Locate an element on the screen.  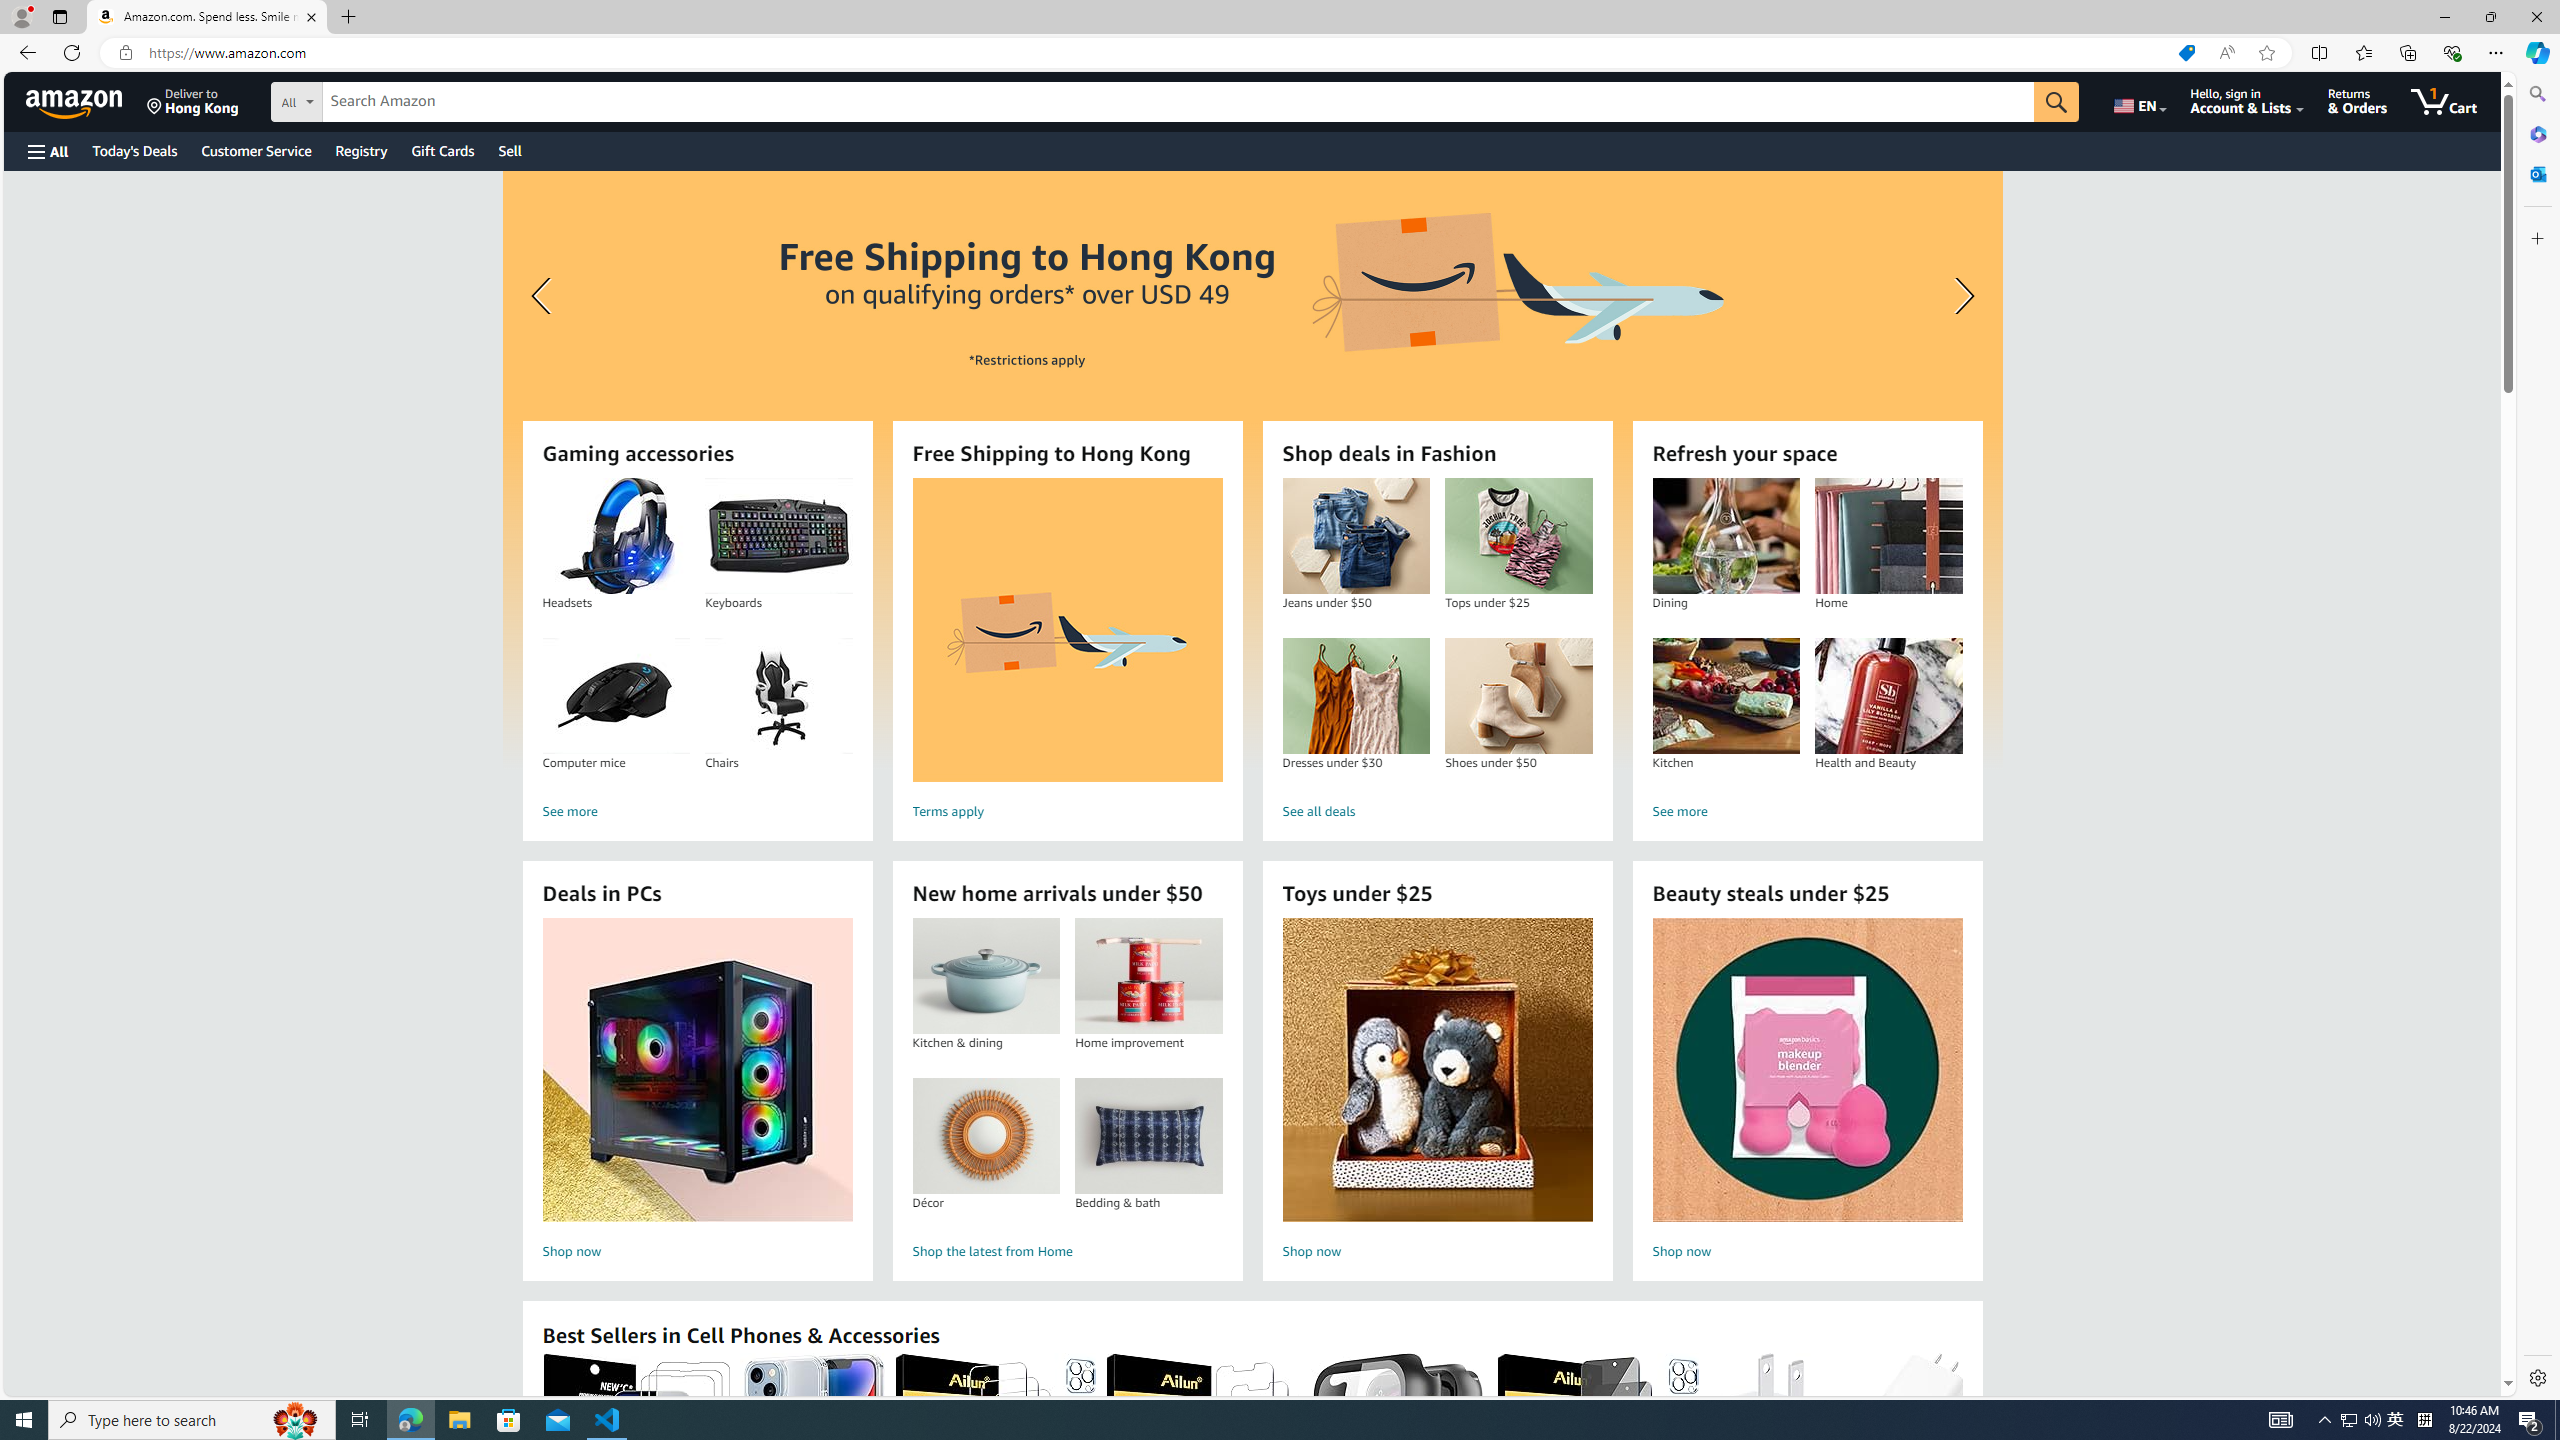
'Kitchen & dining' is located at coordinates (985, 976).